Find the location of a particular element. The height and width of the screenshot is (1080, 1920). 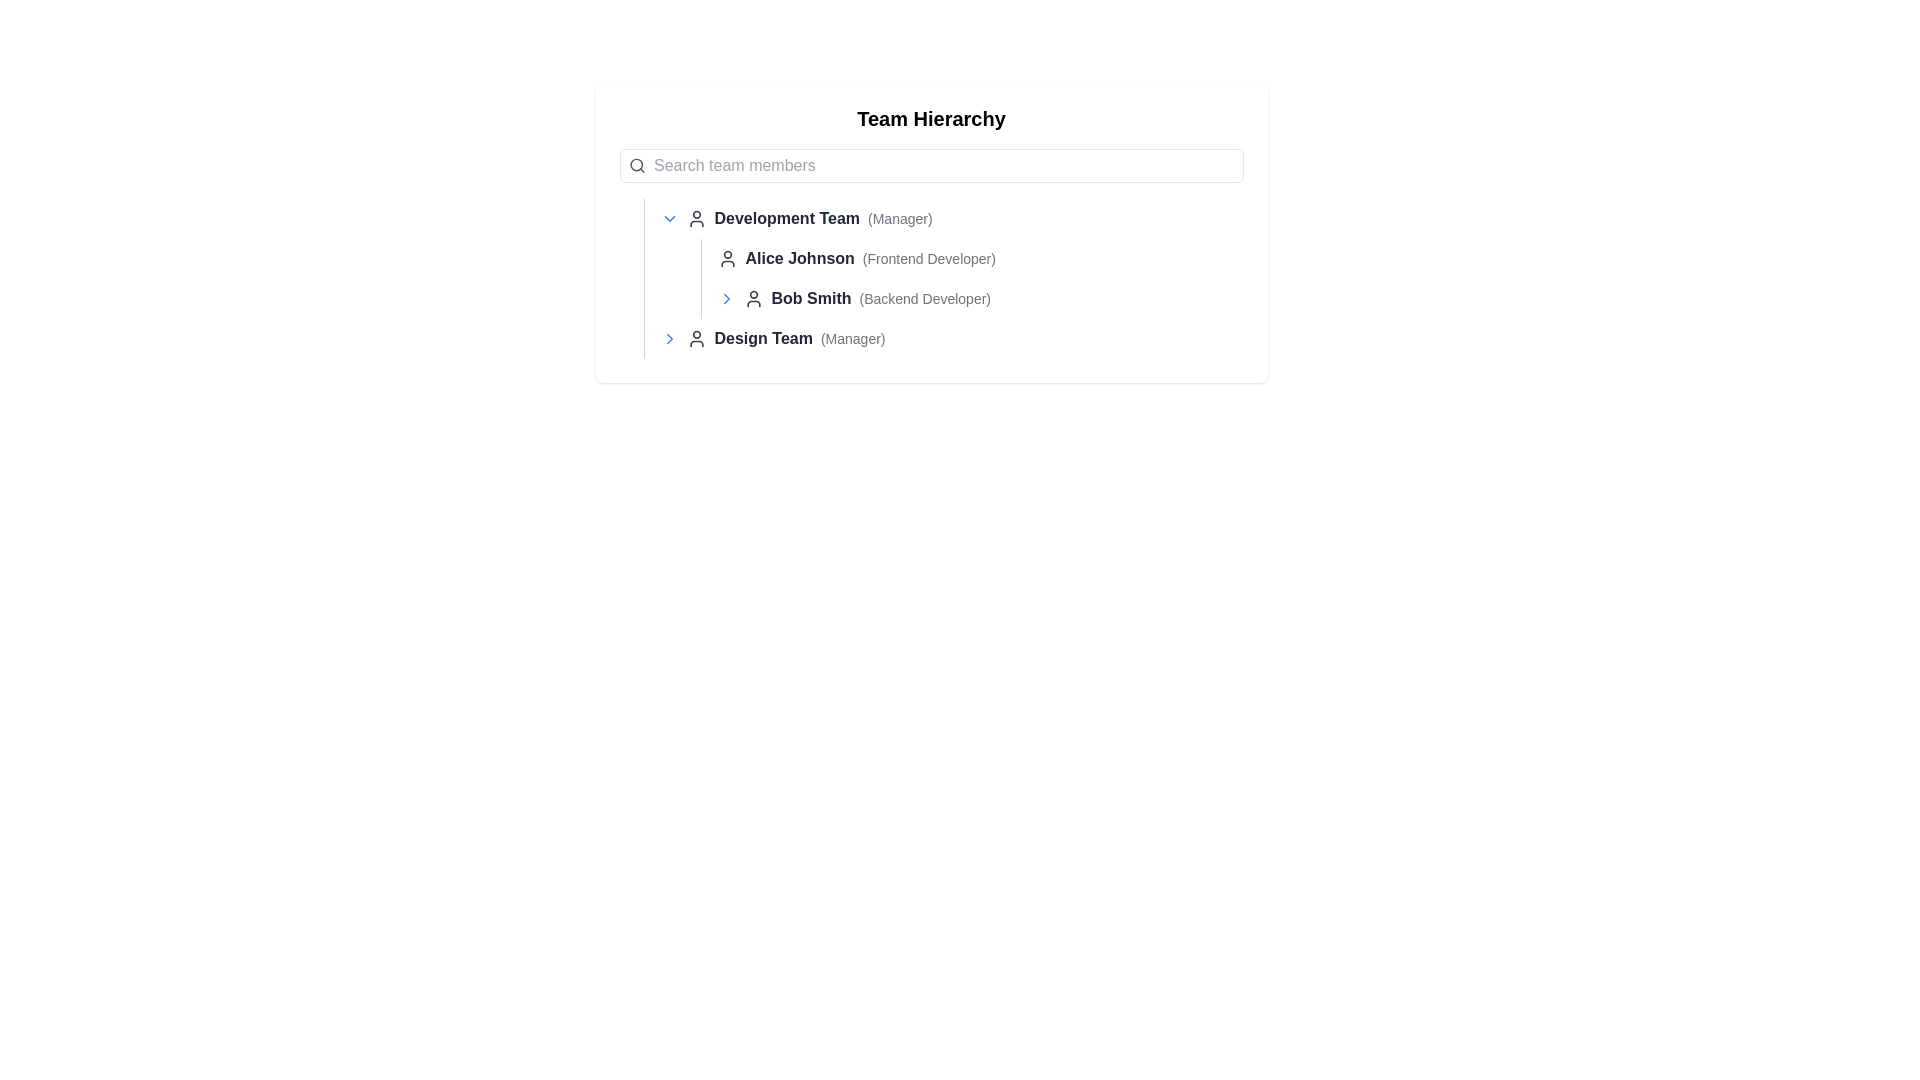

the down chevron next to the 'Development Team (Manager)' list item is located at coordinates (950, 219).